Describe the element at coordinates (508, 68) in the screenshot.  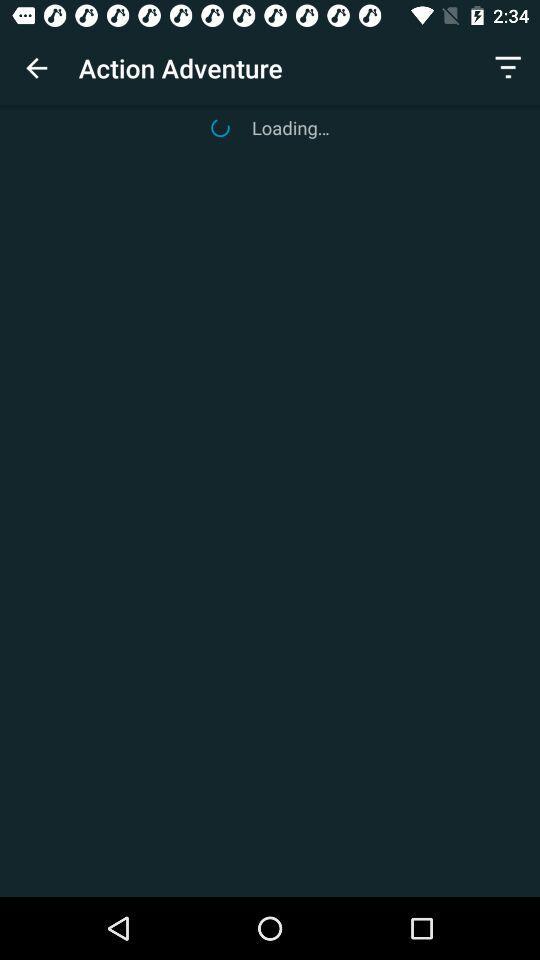
I see `item at the top right corner` at that location.